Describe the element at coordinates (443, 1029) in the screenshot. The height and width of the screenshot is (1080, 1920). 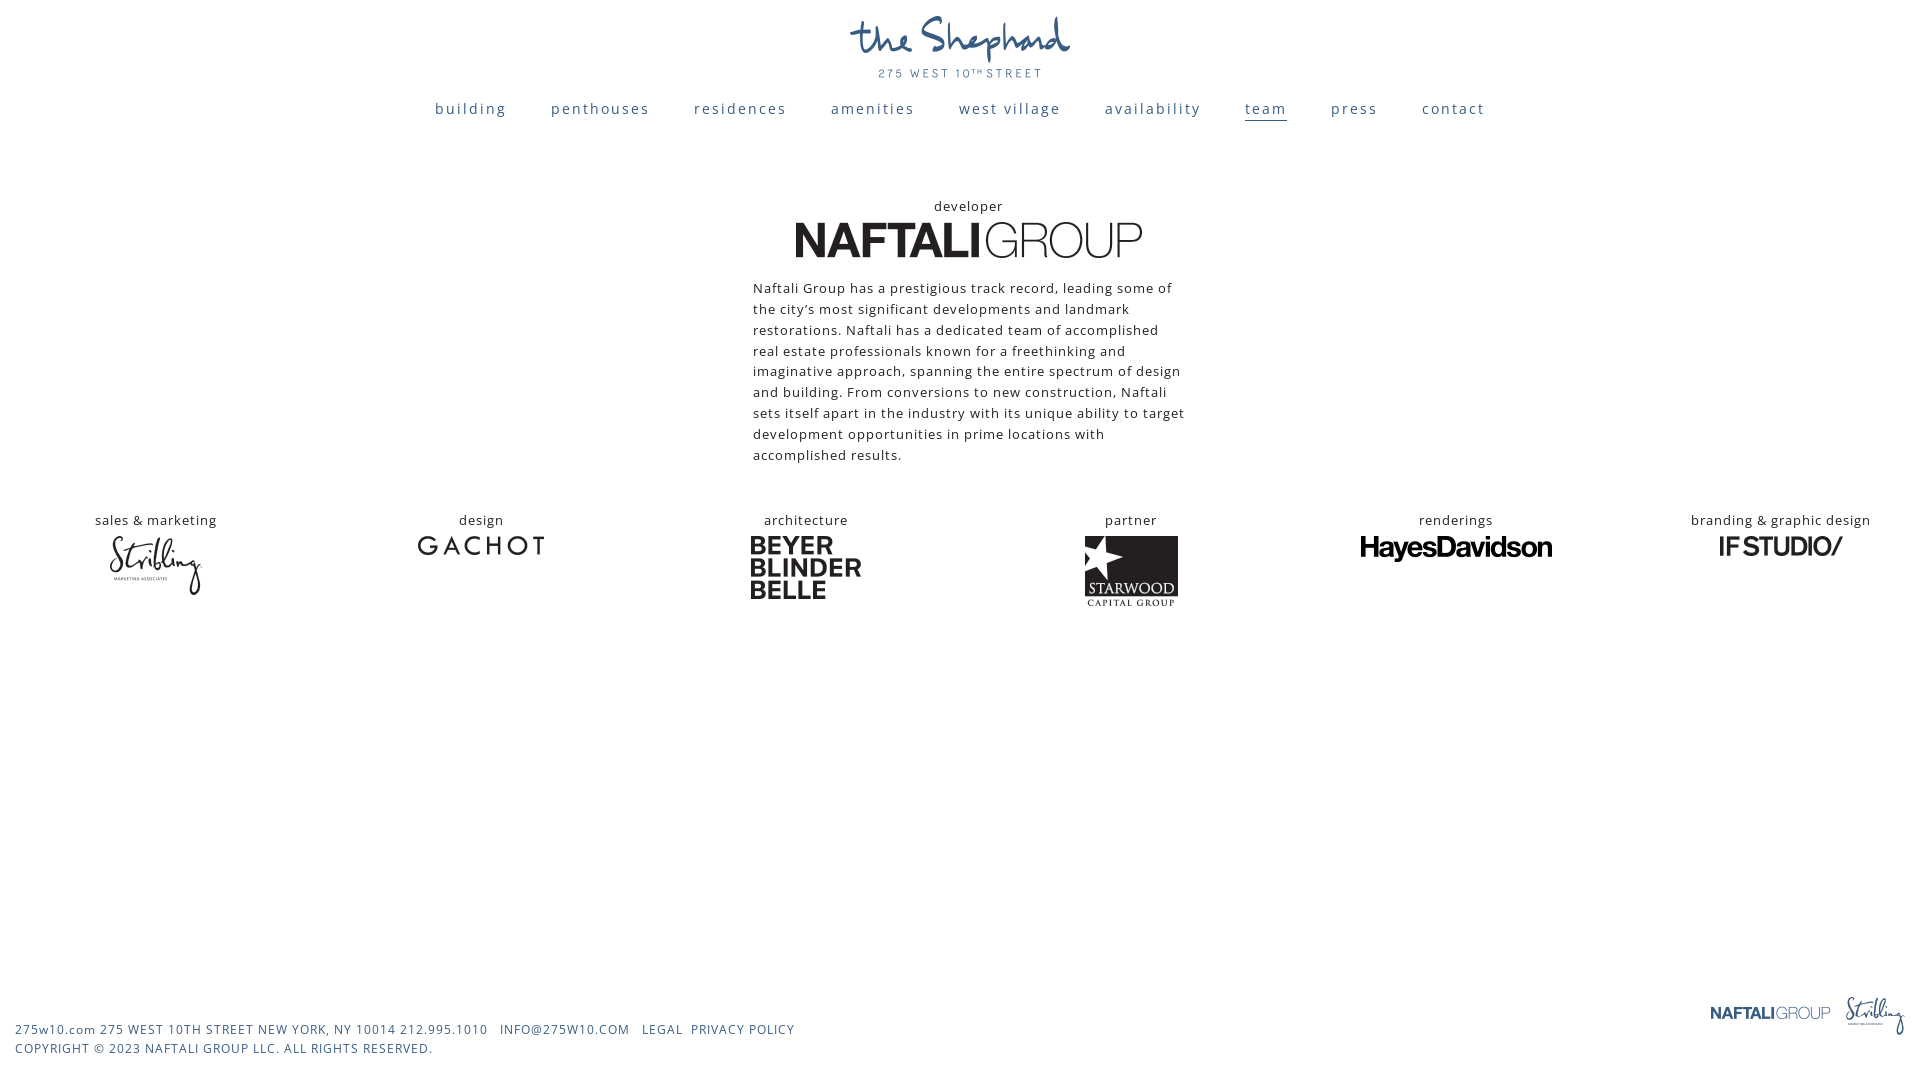
I see `'212.995.1010'` at that location.